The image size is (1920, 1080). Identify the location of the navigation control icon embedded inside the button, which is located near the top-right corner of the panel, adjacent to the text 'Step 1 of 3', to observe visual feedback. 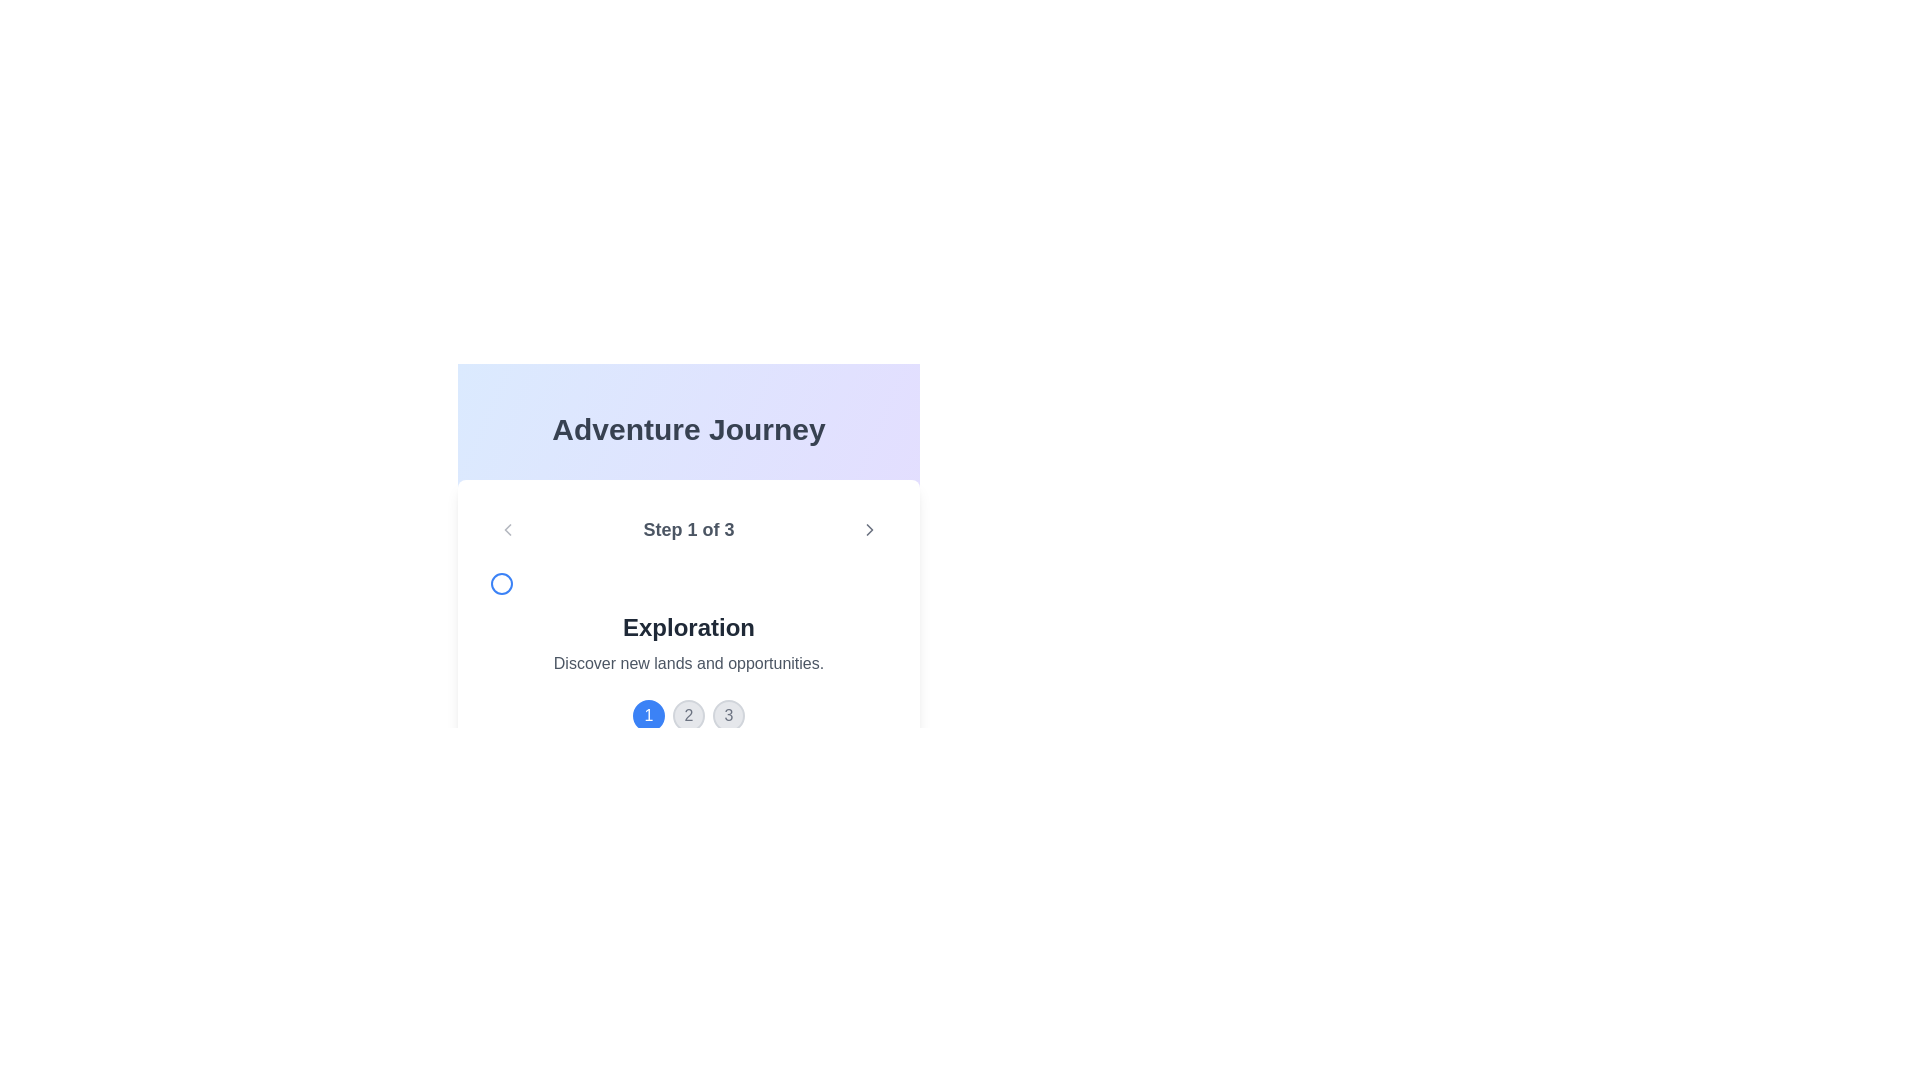
(869, 528).